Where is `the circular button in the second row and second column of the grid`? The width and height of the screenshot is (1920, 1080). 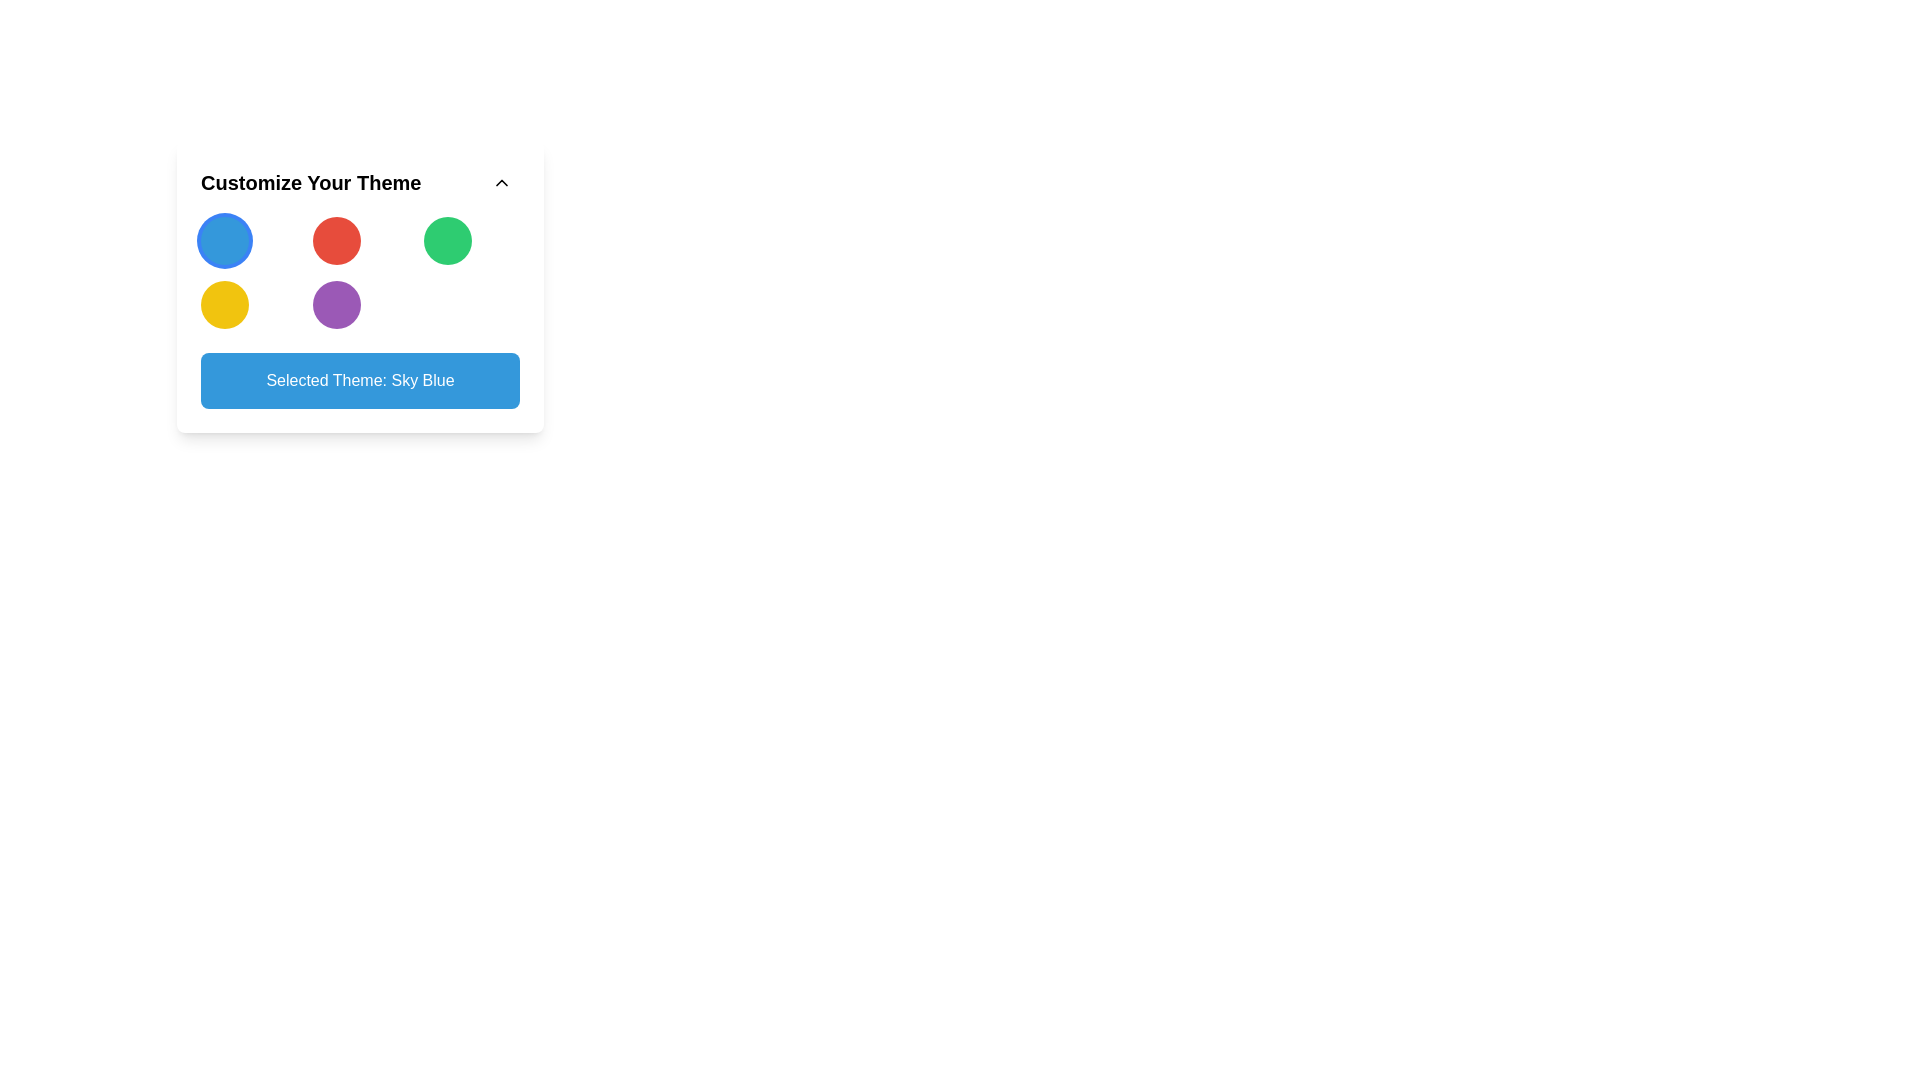 the circular button in the second row and second column of the grid is located at coordinates (336, 304).